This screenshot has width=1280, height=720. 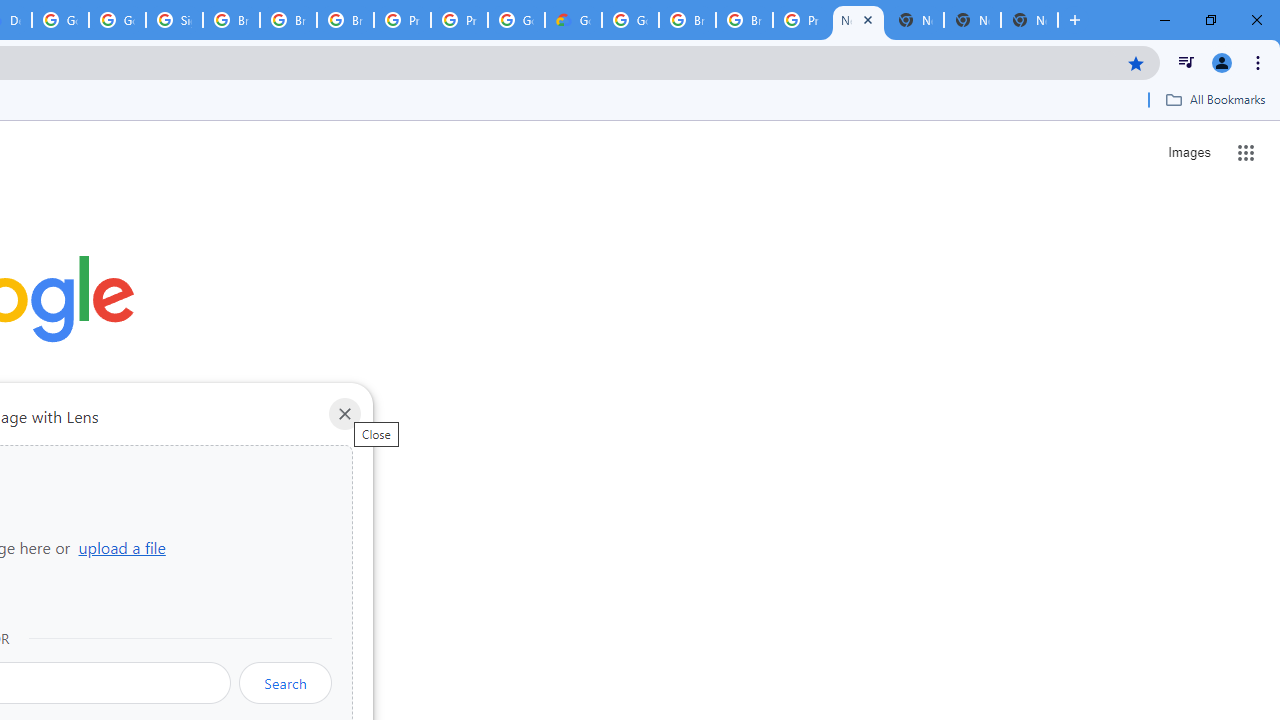 I want to click on 'Google Cloud Platform', so click(x=629, y=20).